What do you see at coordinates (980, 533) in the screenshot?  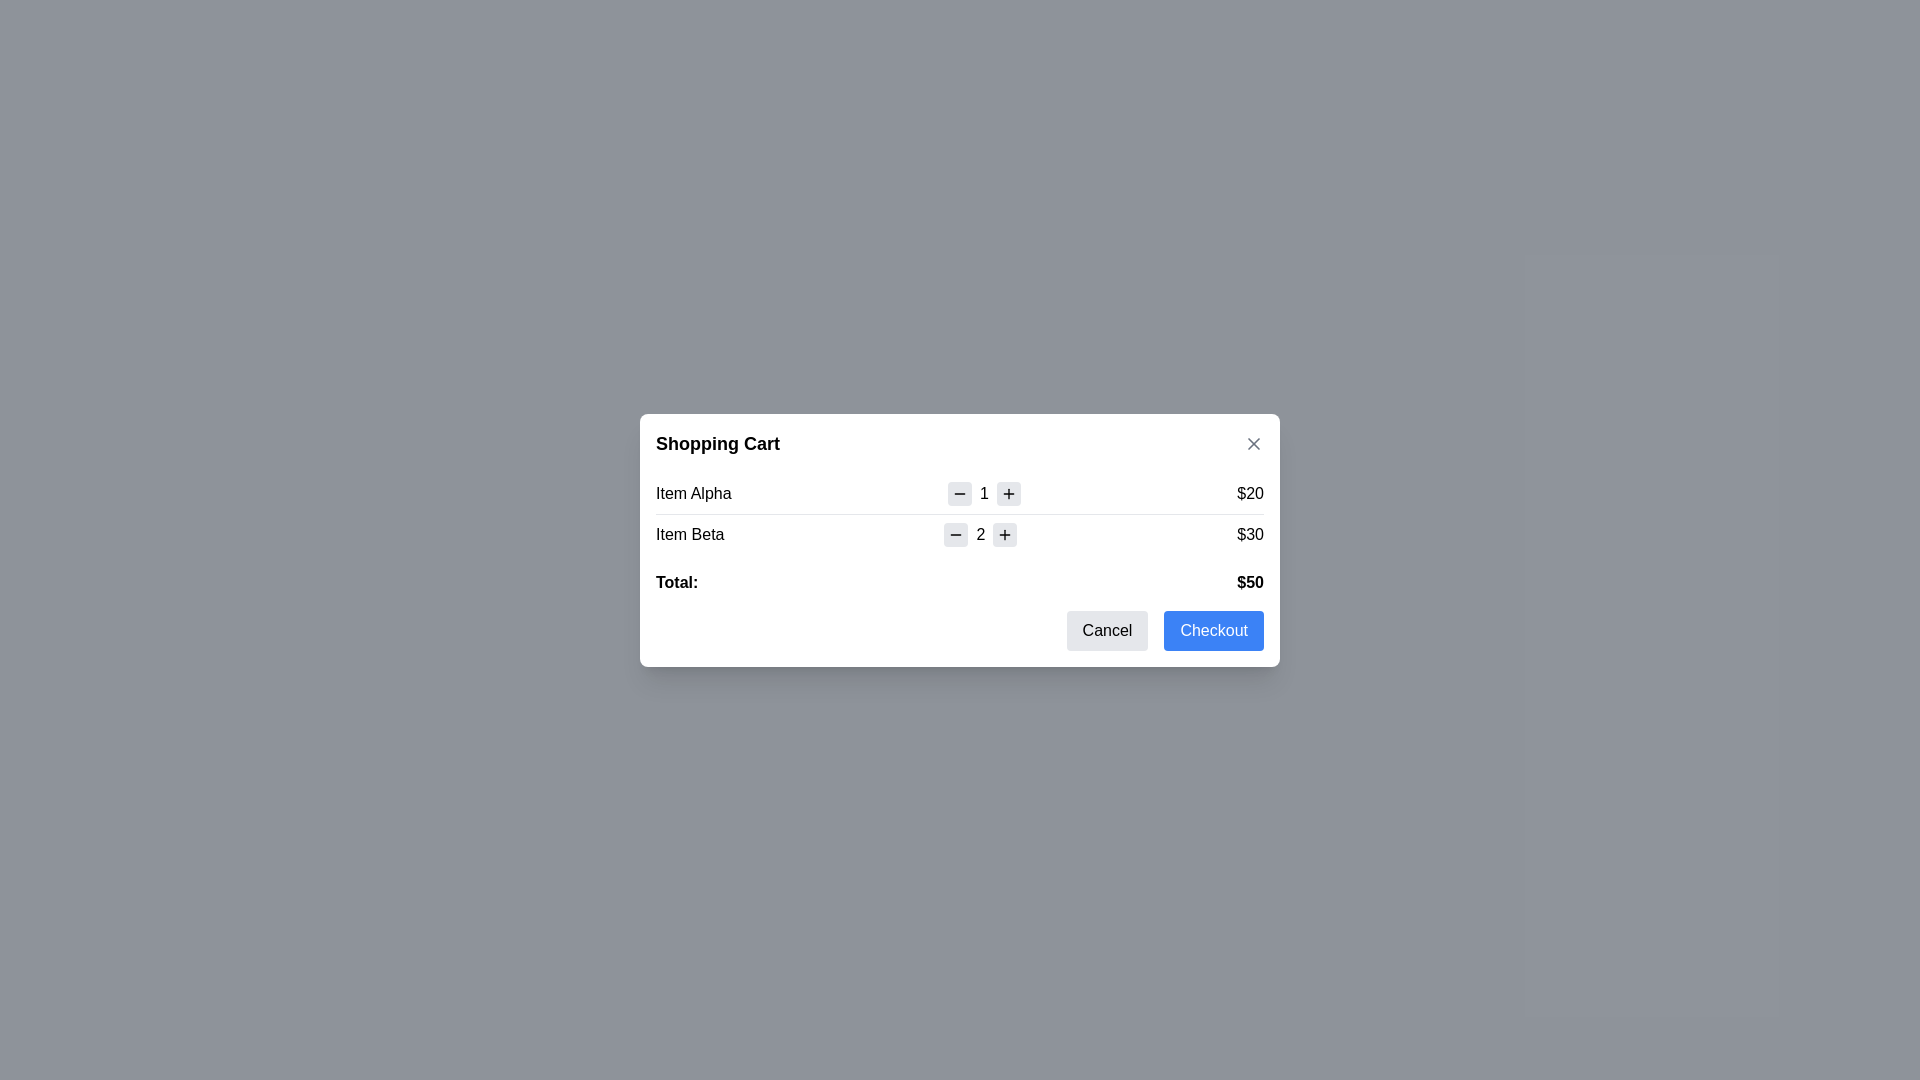 I see `the numeric text component displaying the value '2' in the quantity adjustment control for 'Item Beta' to focus it` at bounding box center [980, 533].